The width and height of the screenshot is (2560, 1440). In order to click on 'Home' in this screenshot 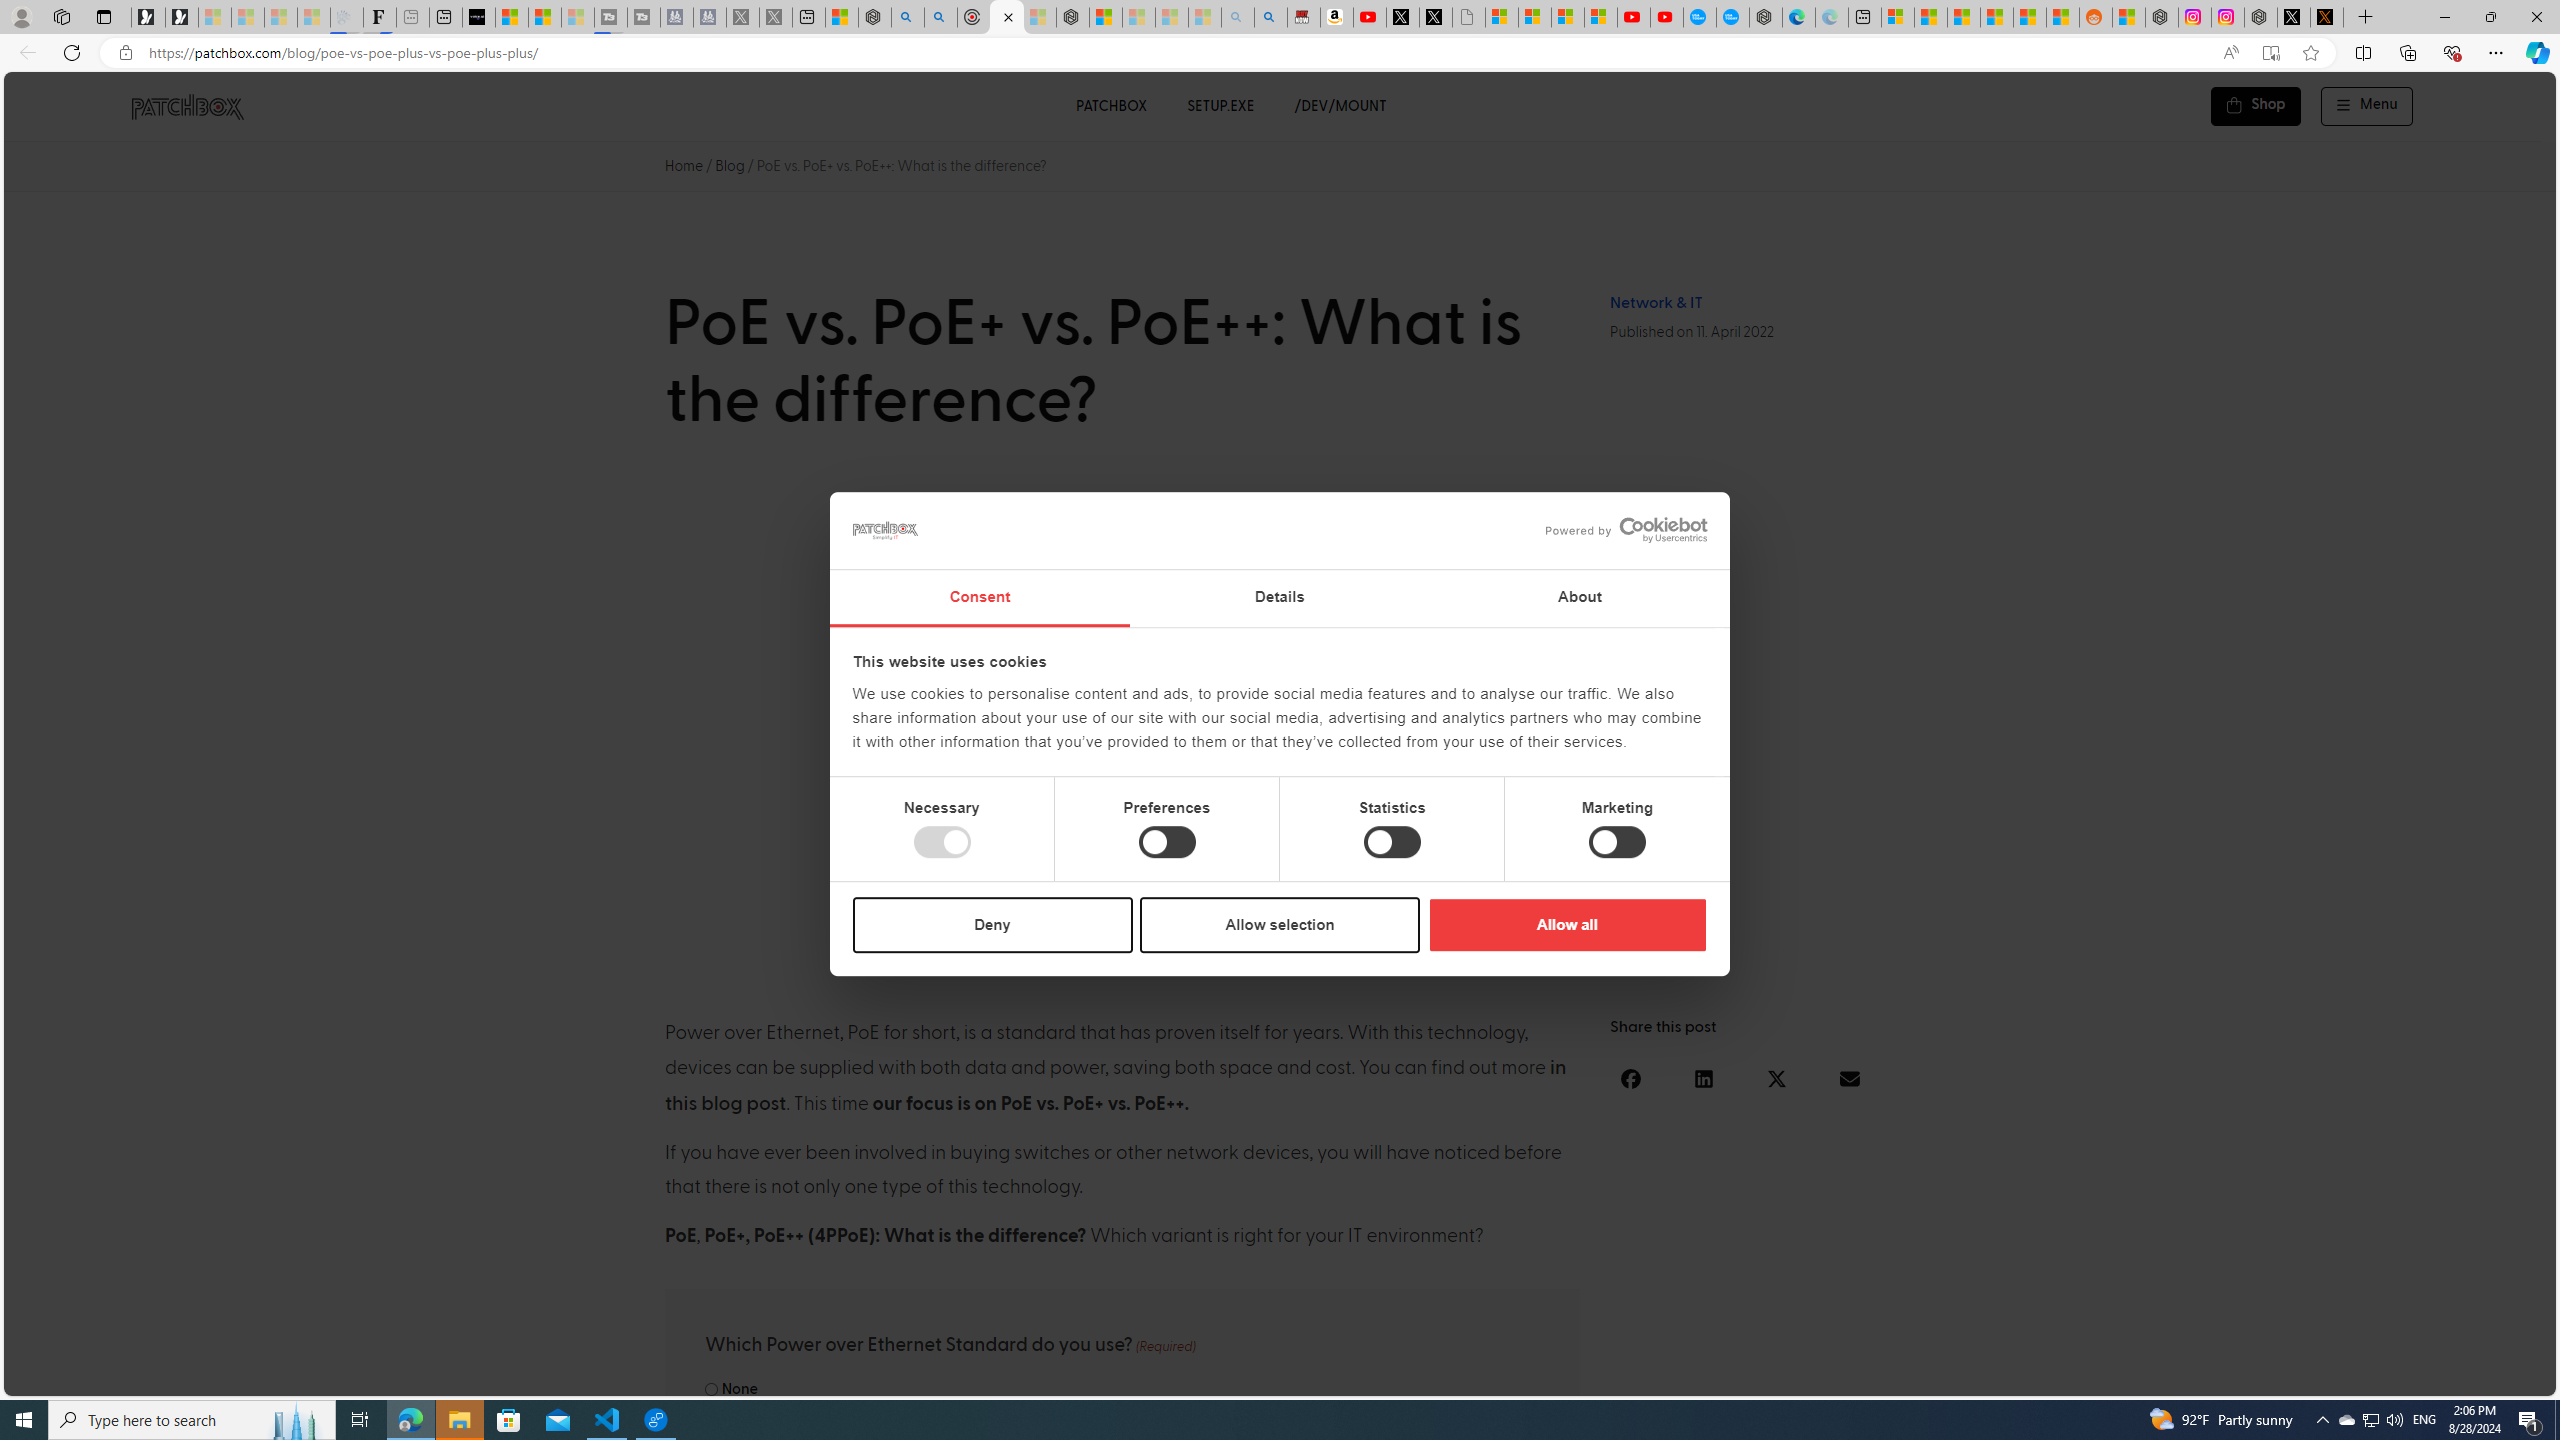, I will do `click(684, 165)`.